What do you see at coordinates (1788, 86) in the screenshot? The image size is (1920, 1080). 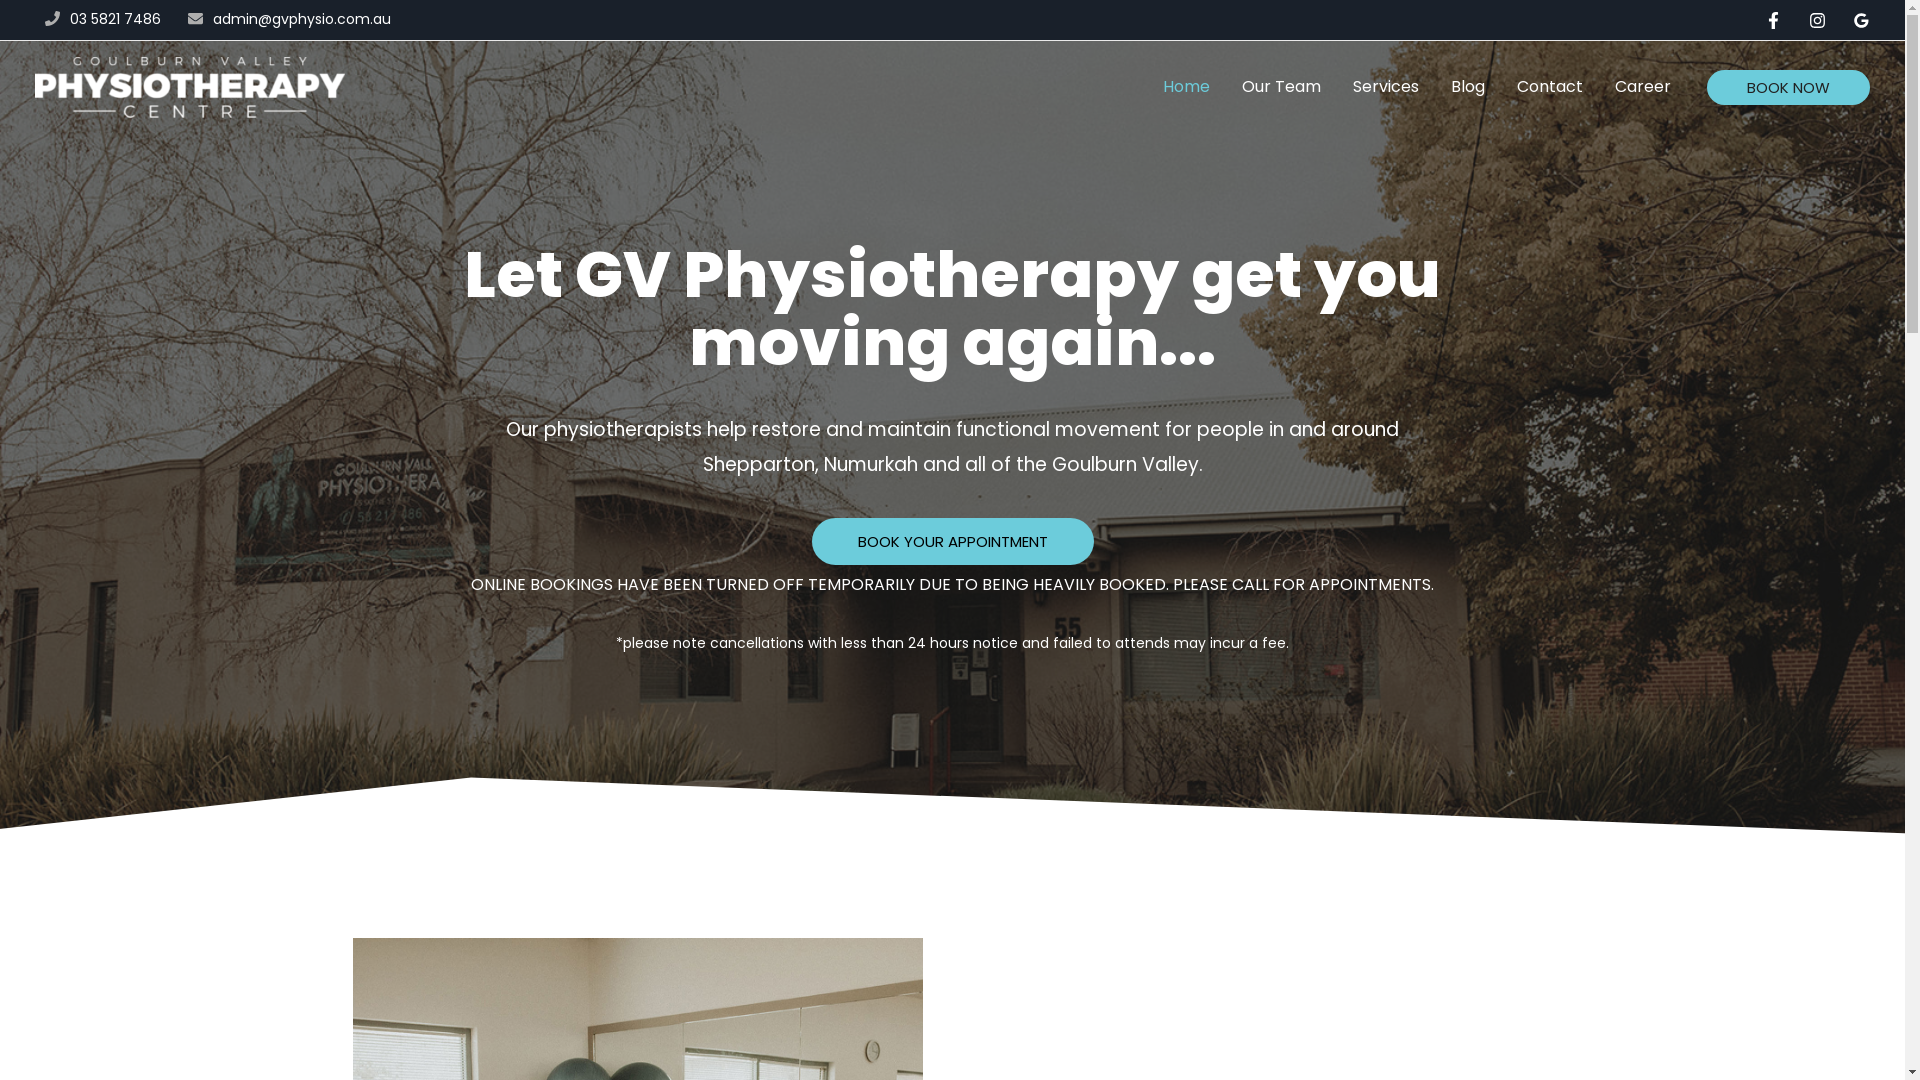 I see `'BOOK NOW'` at bounding box center [1788, 86].